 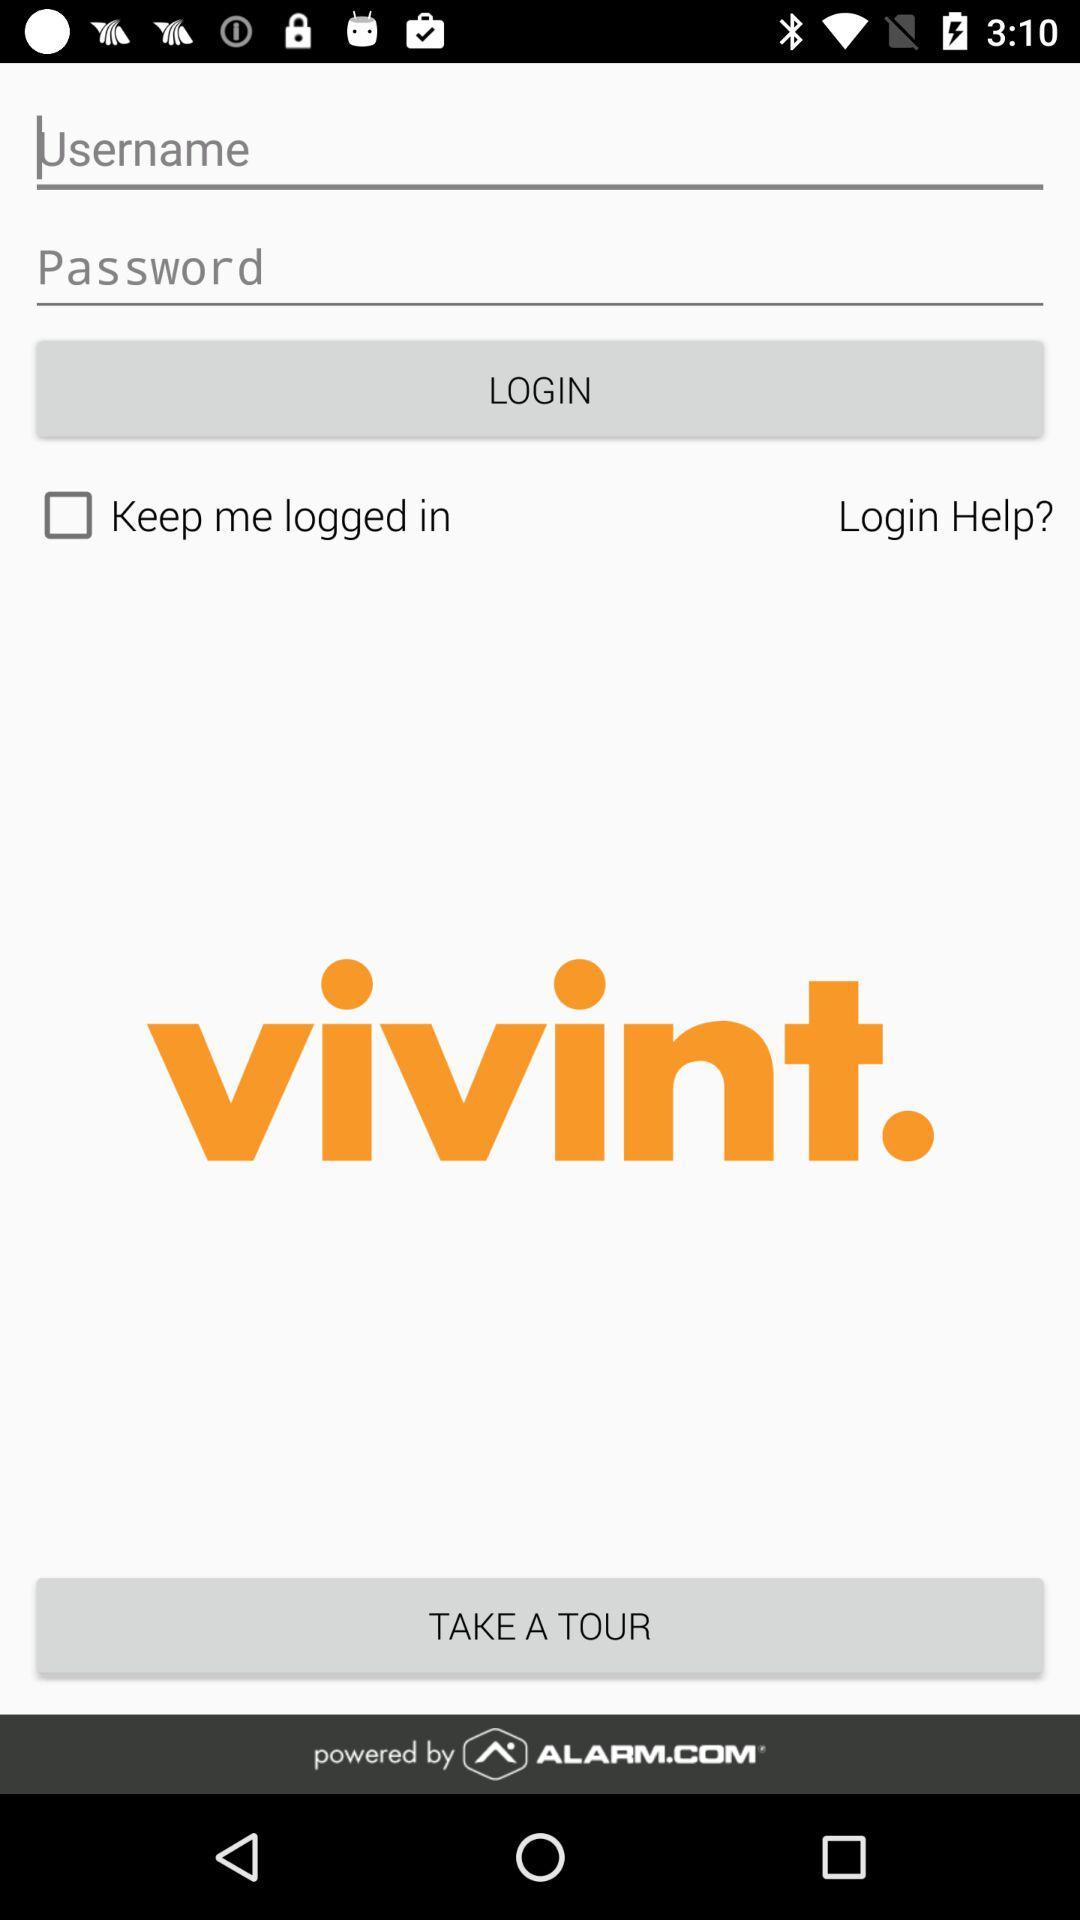 What do you see at coordinates (431, 515) in the screenshot?
I see `keep me logged item` at bounding box center [431, 515].